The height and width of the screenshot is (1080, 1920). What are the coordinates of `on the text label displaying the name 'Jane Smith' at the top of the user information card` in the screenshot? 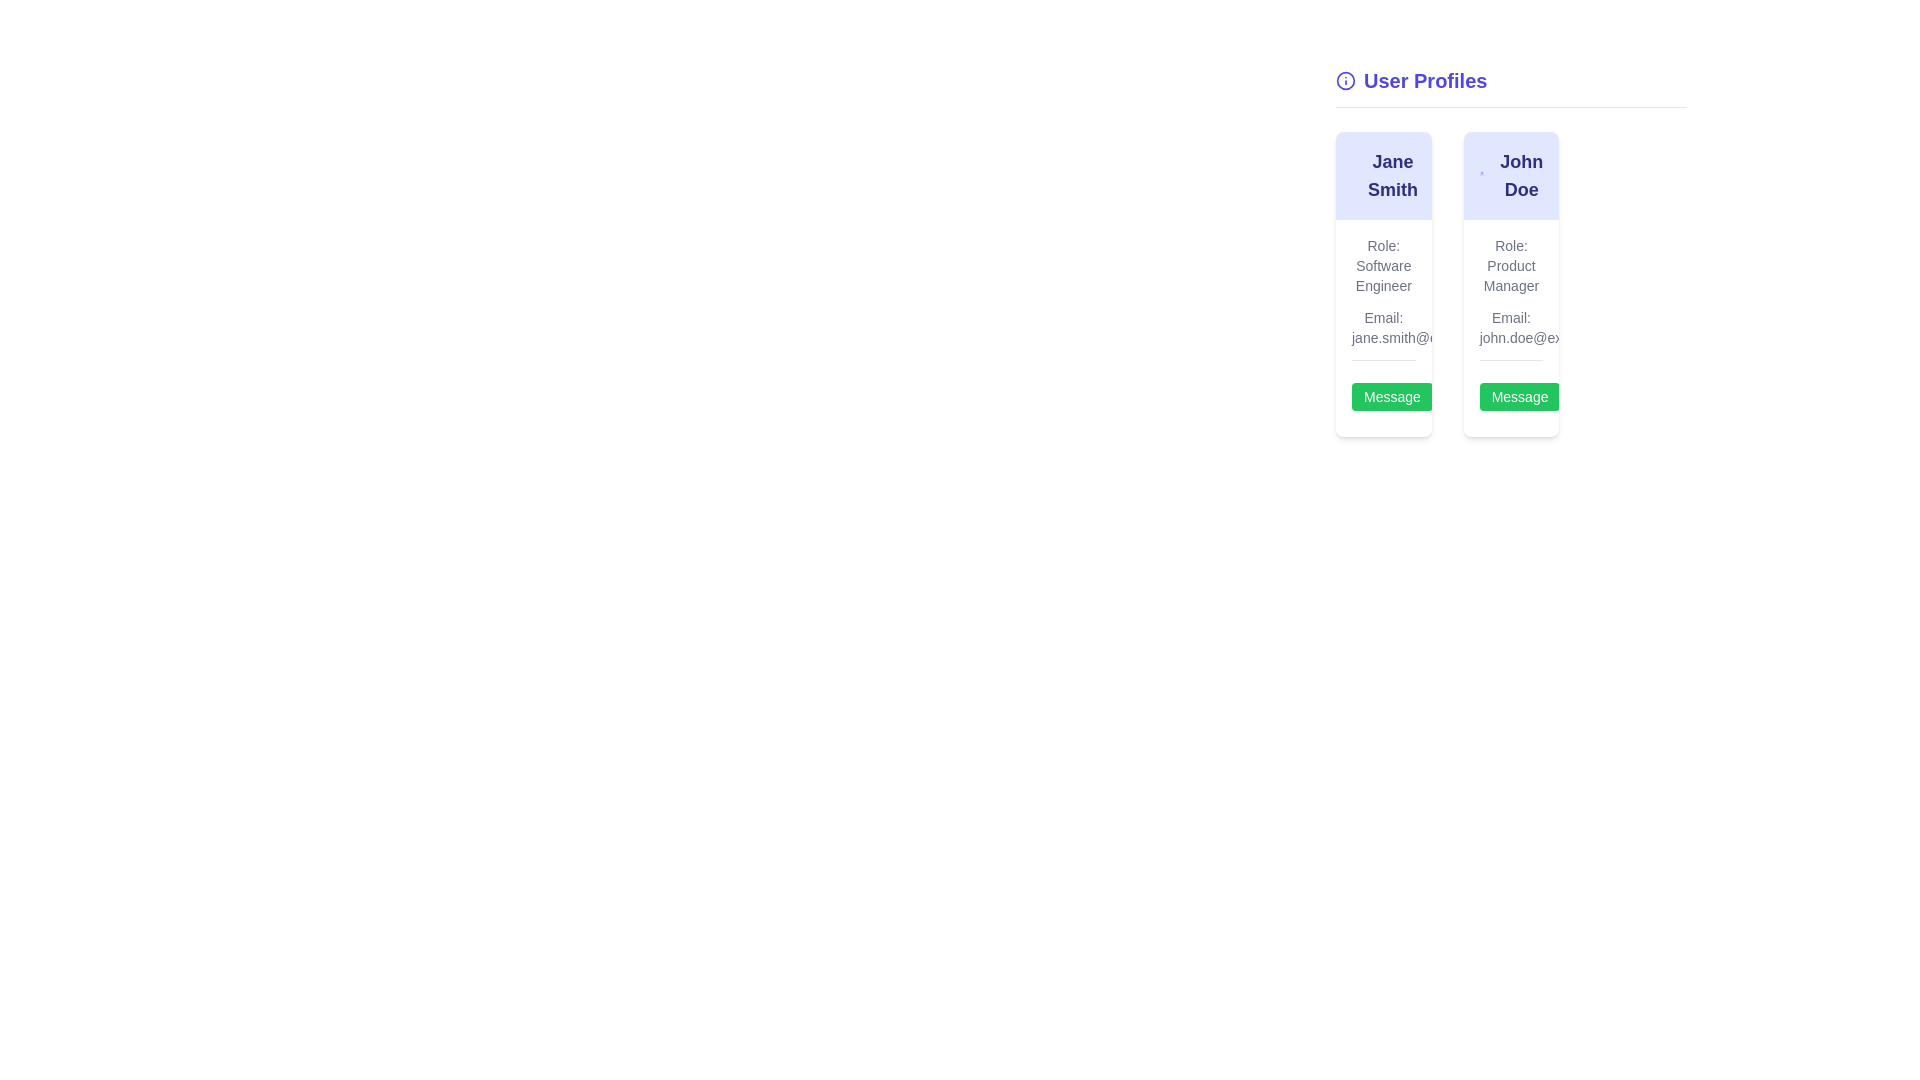 It's located at (1391, 175).